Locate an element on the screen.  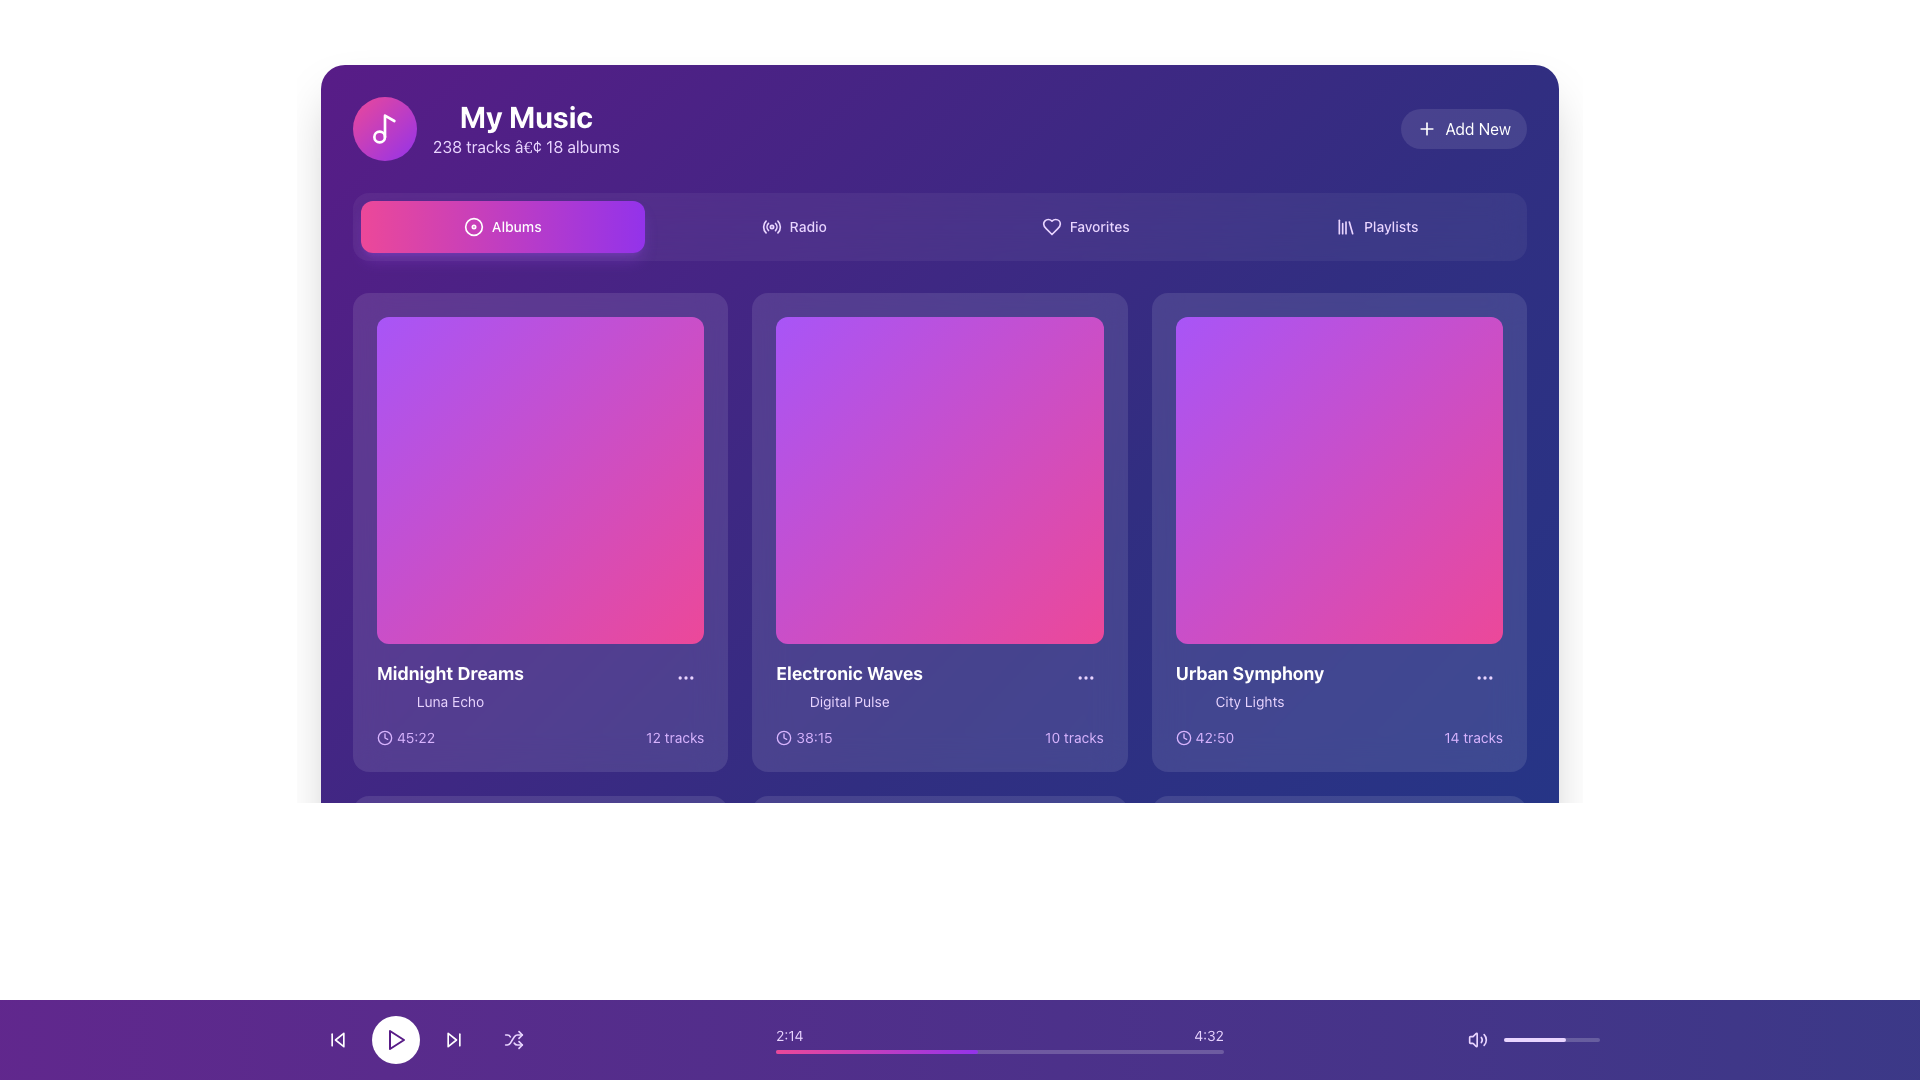
the text element displaying the time '4:32' in light purple font, located at the rightmost position on the progress bar, within a dark purple section is located at coordinates (1208, 1035).